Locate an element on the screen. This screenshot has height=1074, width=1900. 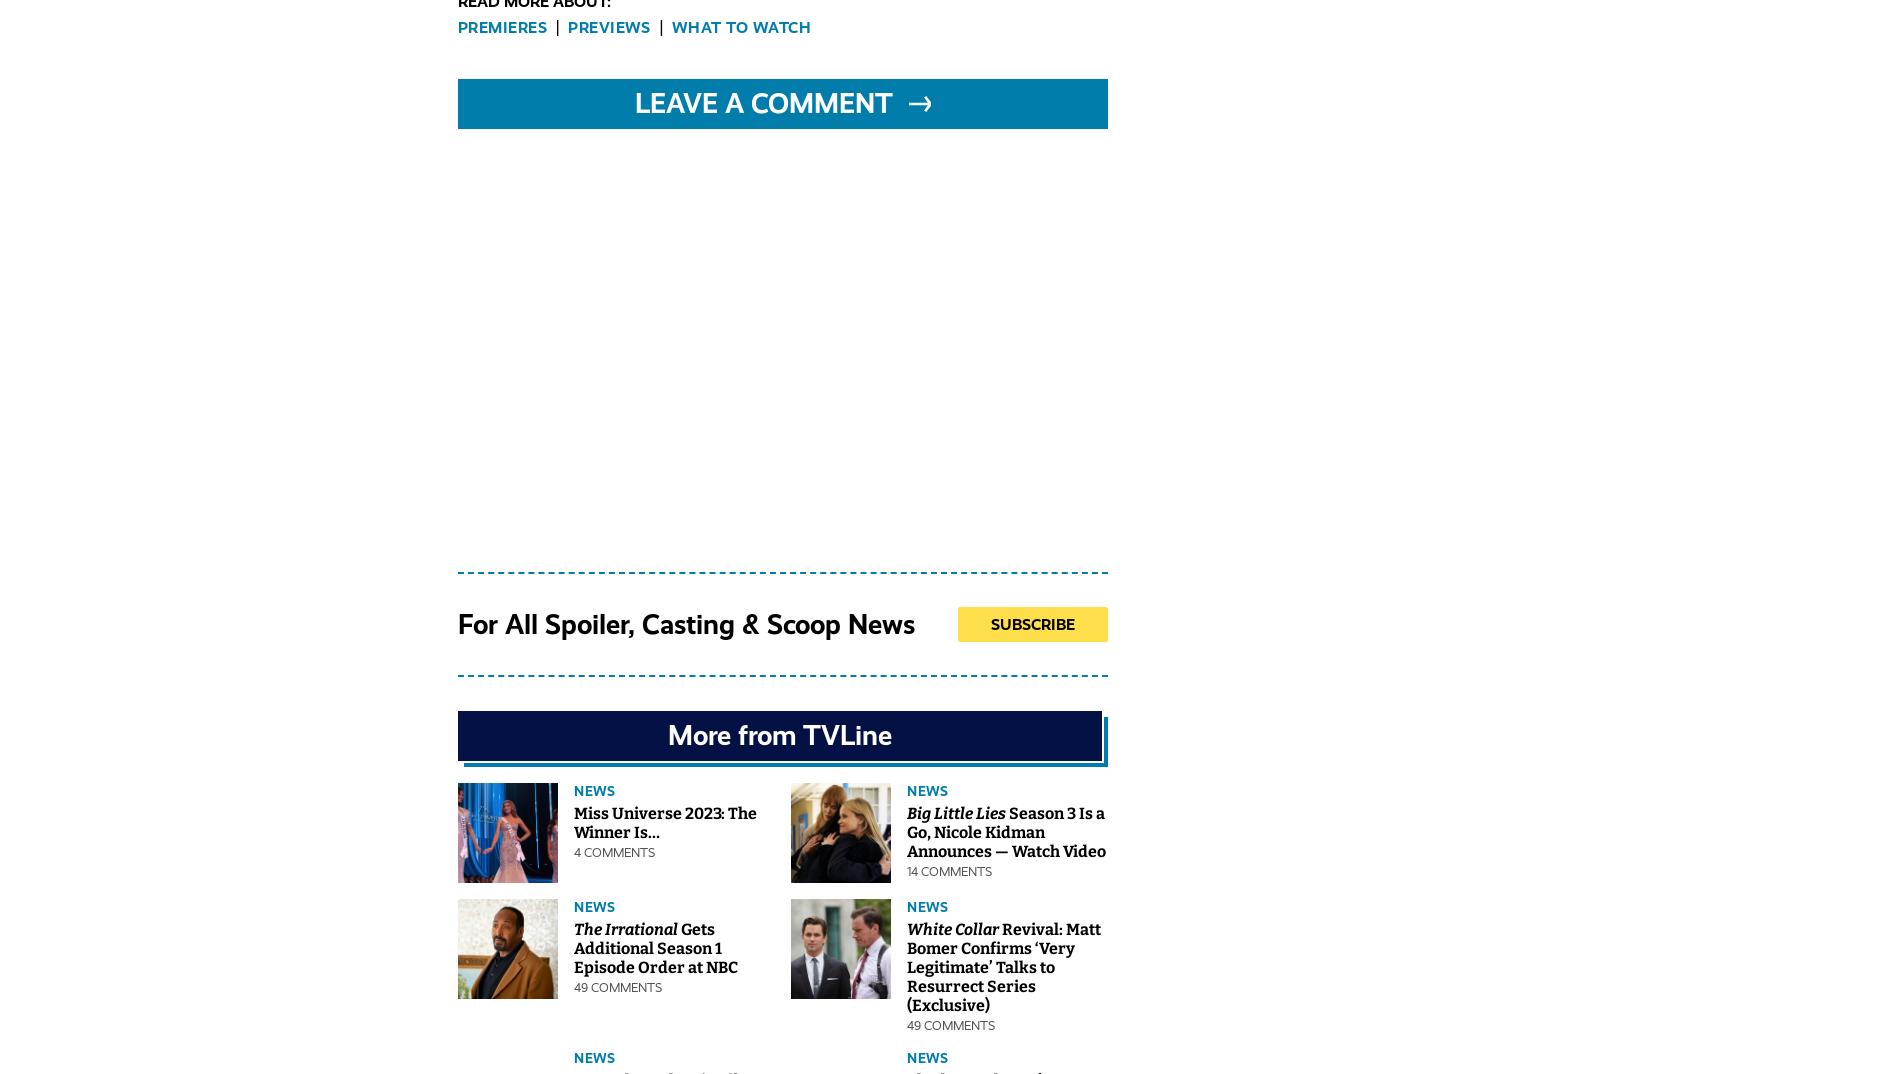
'Season 3 Is a Go, Nicole Kidman Announces — Watch Video' is located at coordinates (906, 832).